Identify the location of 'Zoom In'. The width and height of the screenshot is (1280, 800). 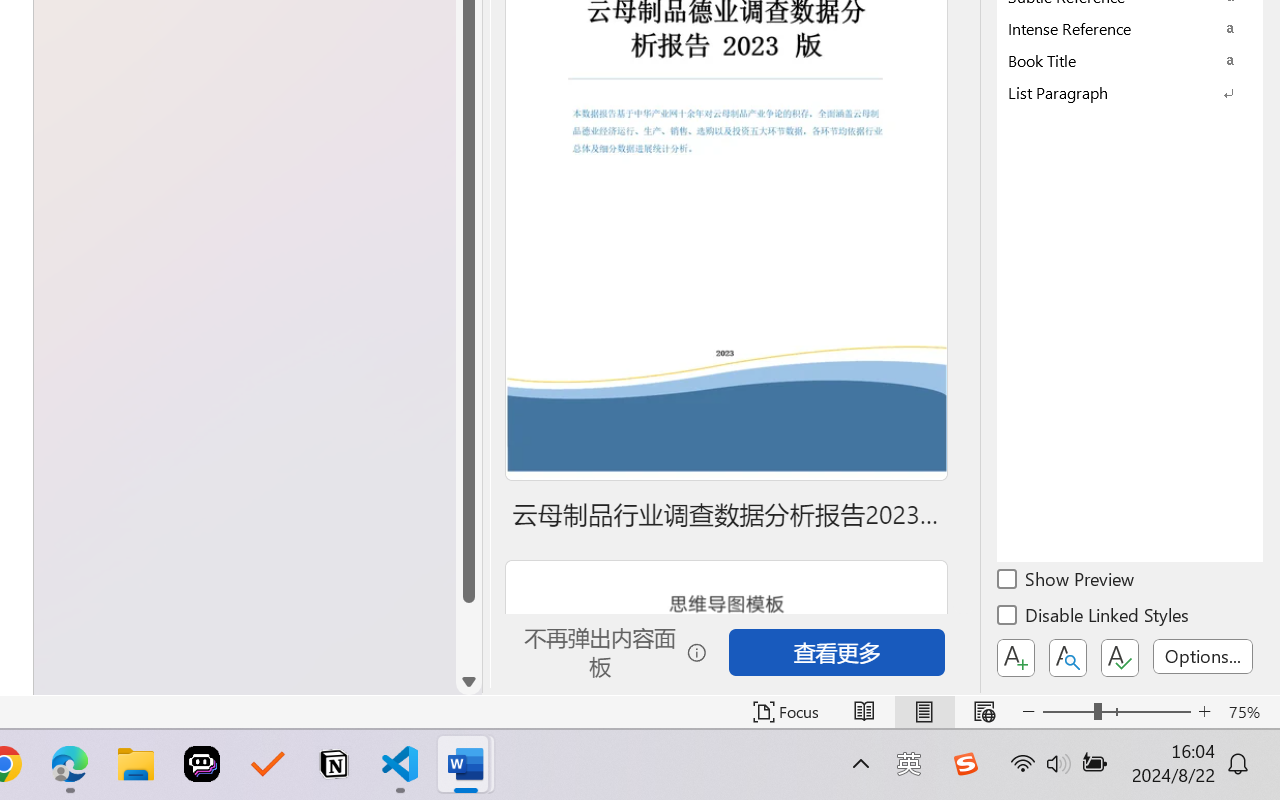
(1204, 711).